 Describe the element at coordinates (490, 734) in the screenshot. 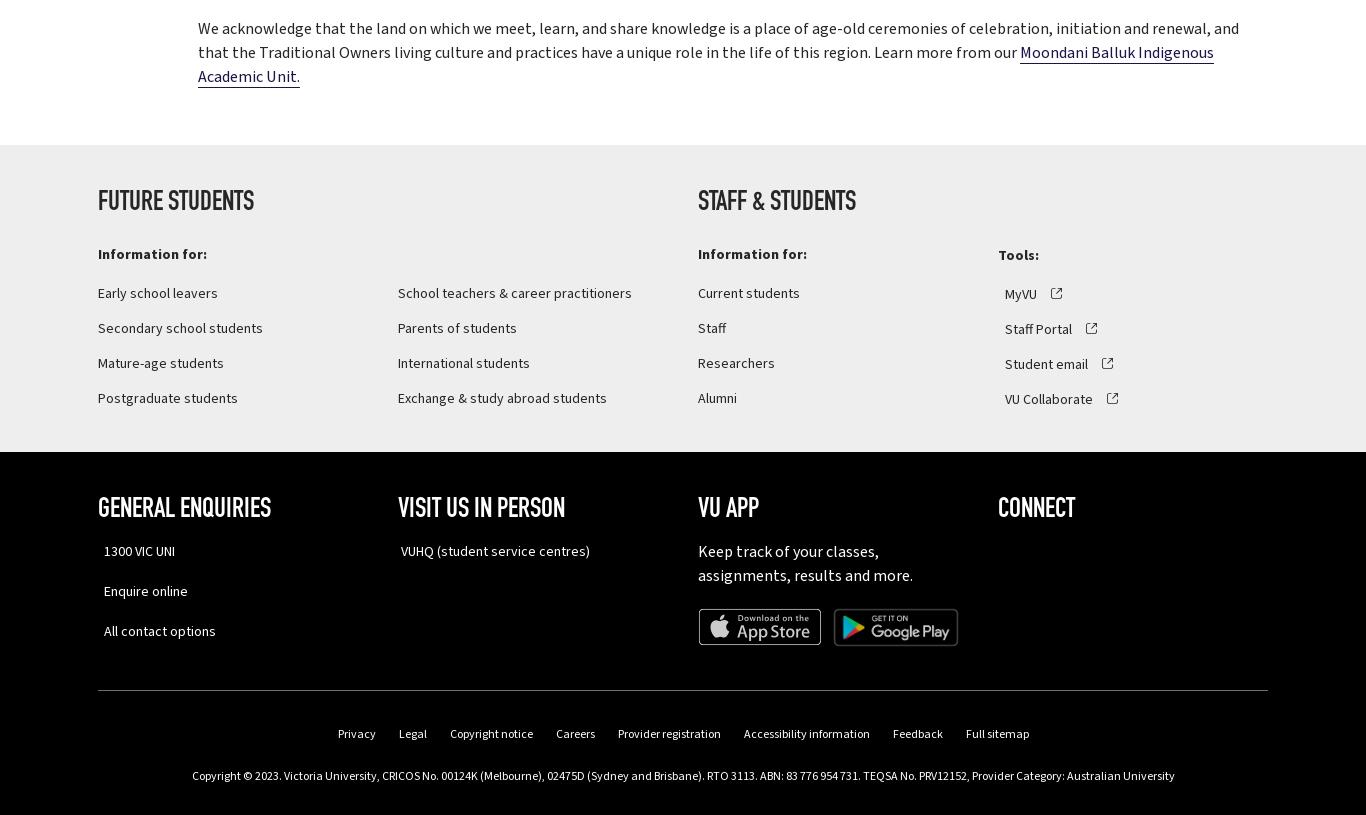

I see `'Copyright notice'` at that location.